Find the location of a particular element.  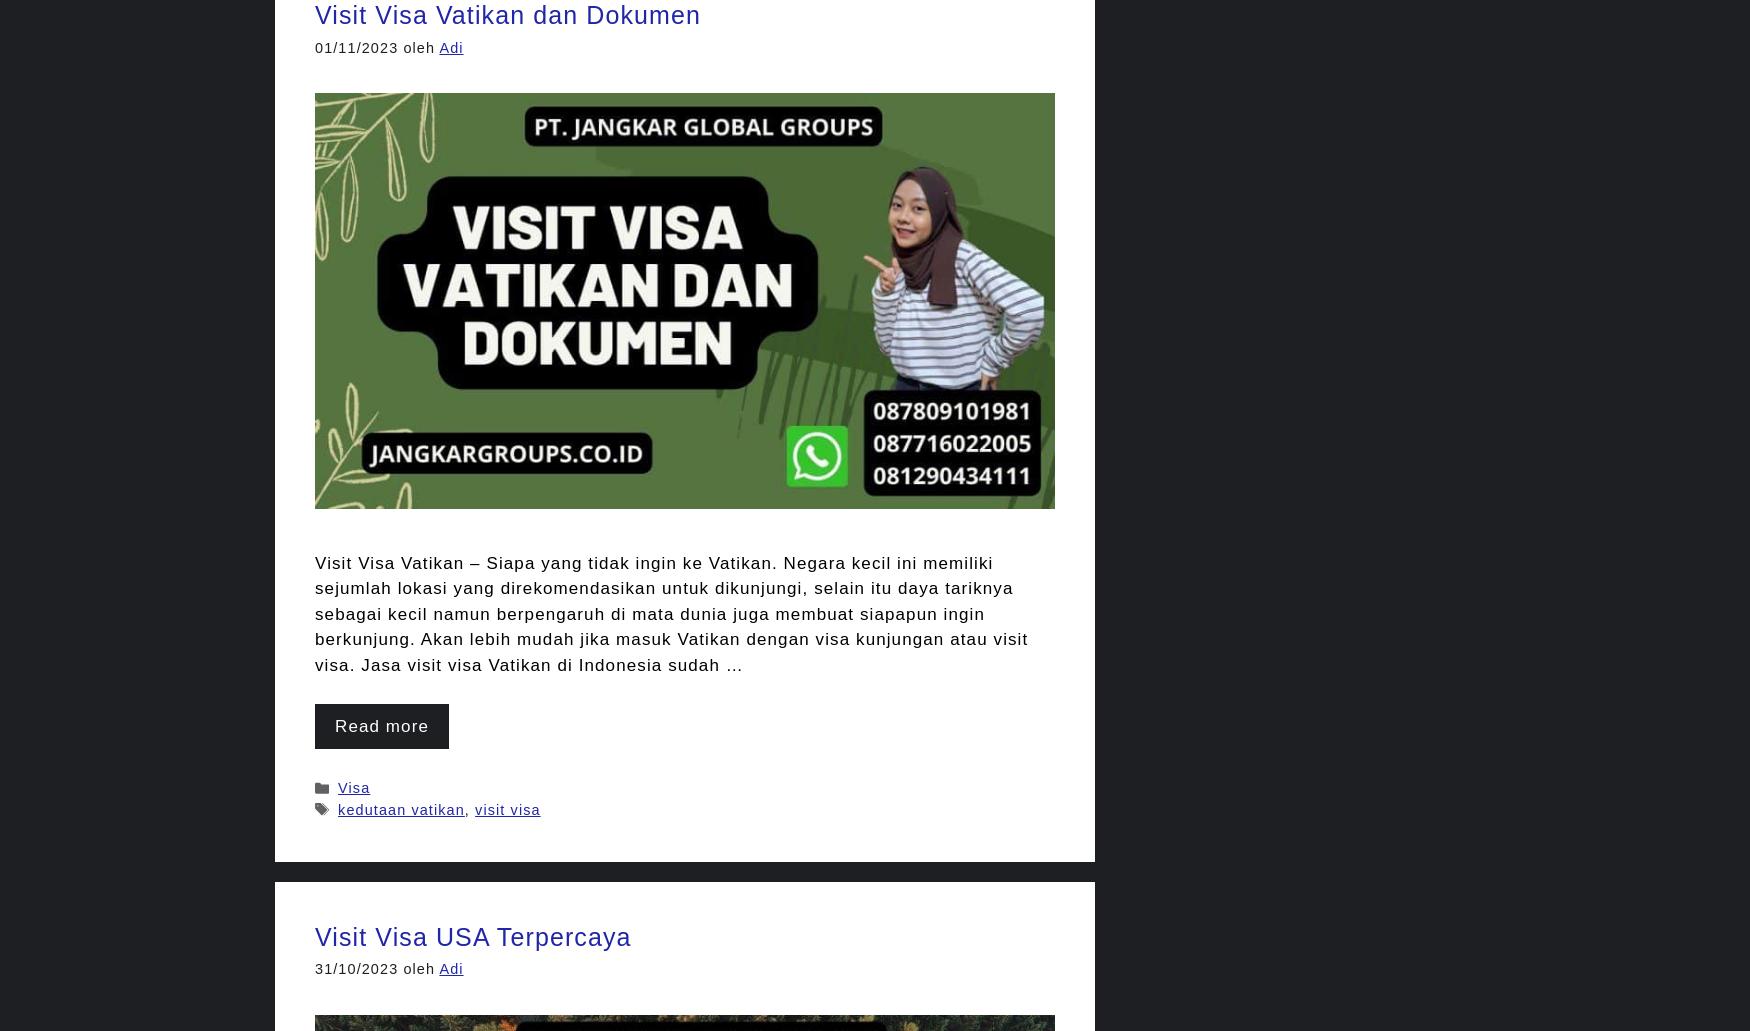

'31/10/2023' is located at coordinates (356, 967).